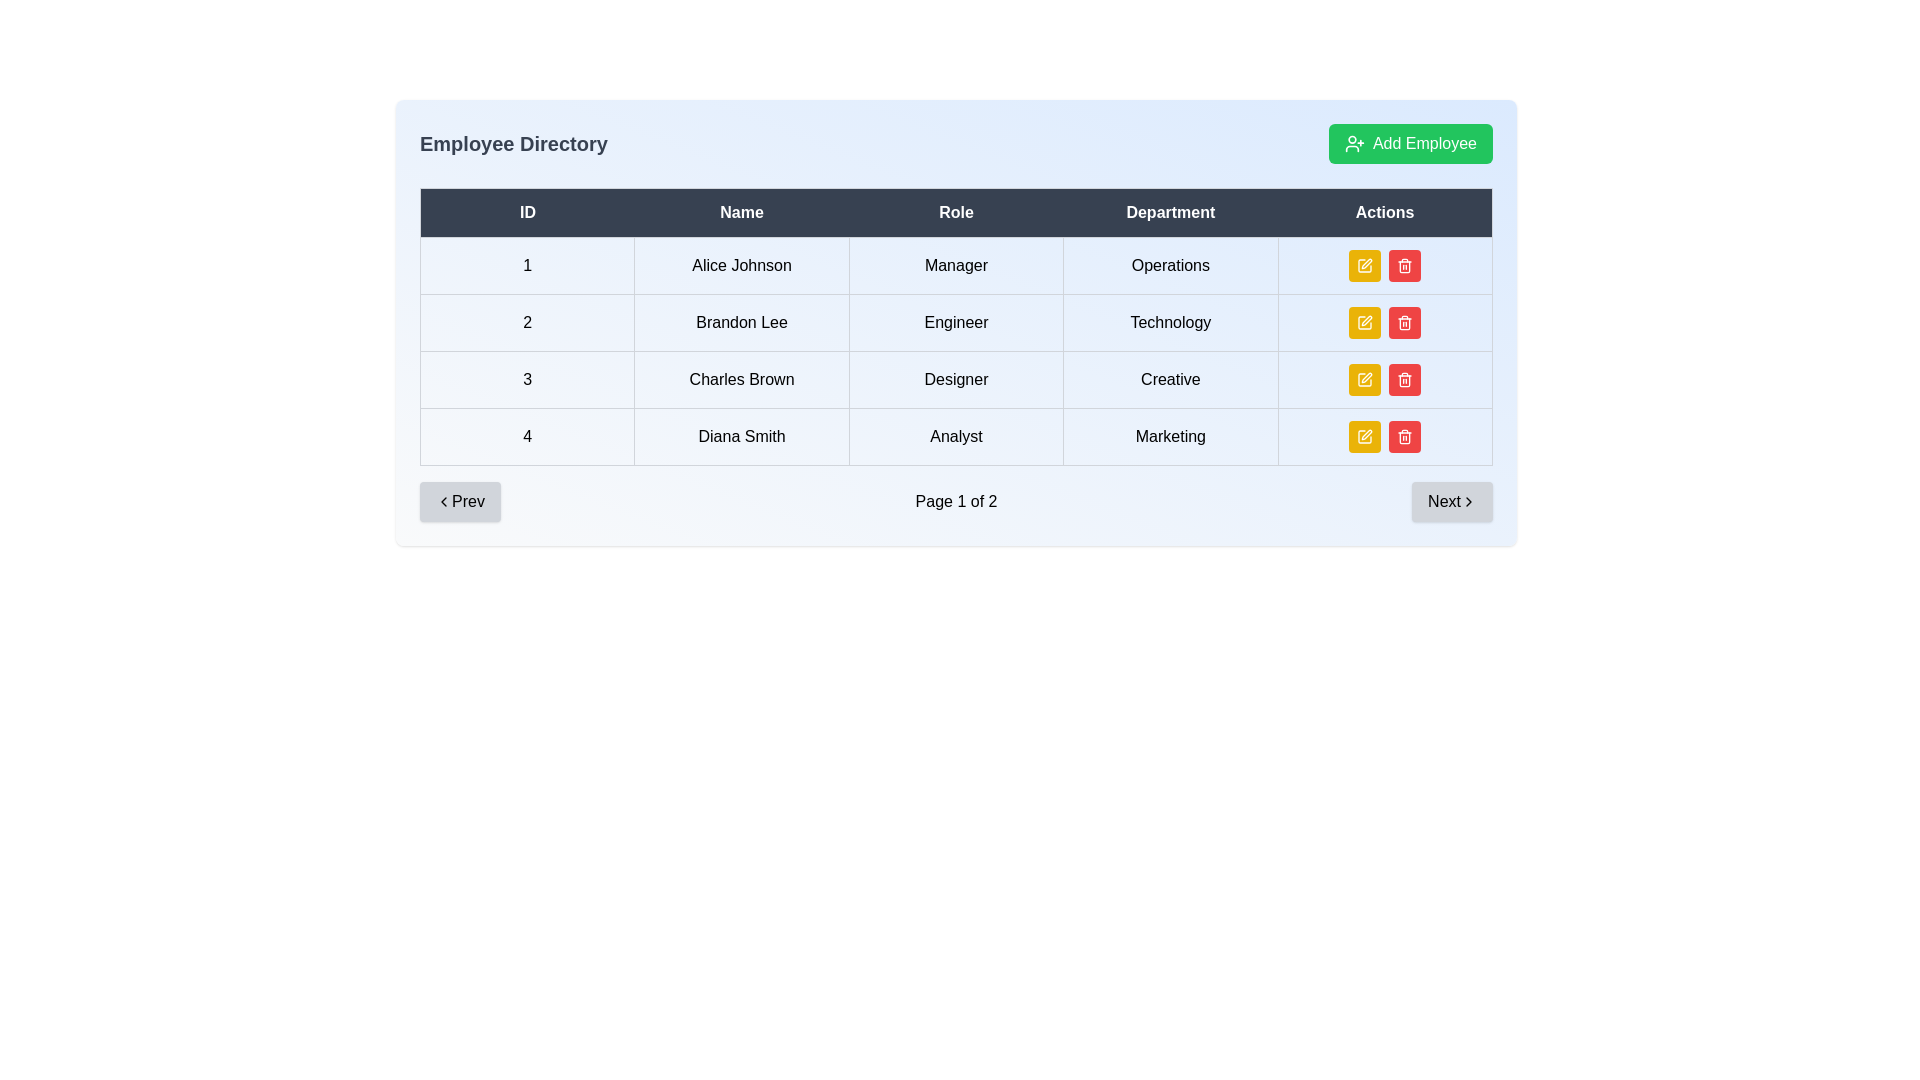 The width and height of the screenshot is (1920, 1080). I want to click on the static text display cell containing the text 'Analyst' in the employee directory table for Diana Smith, so click(955, 435).